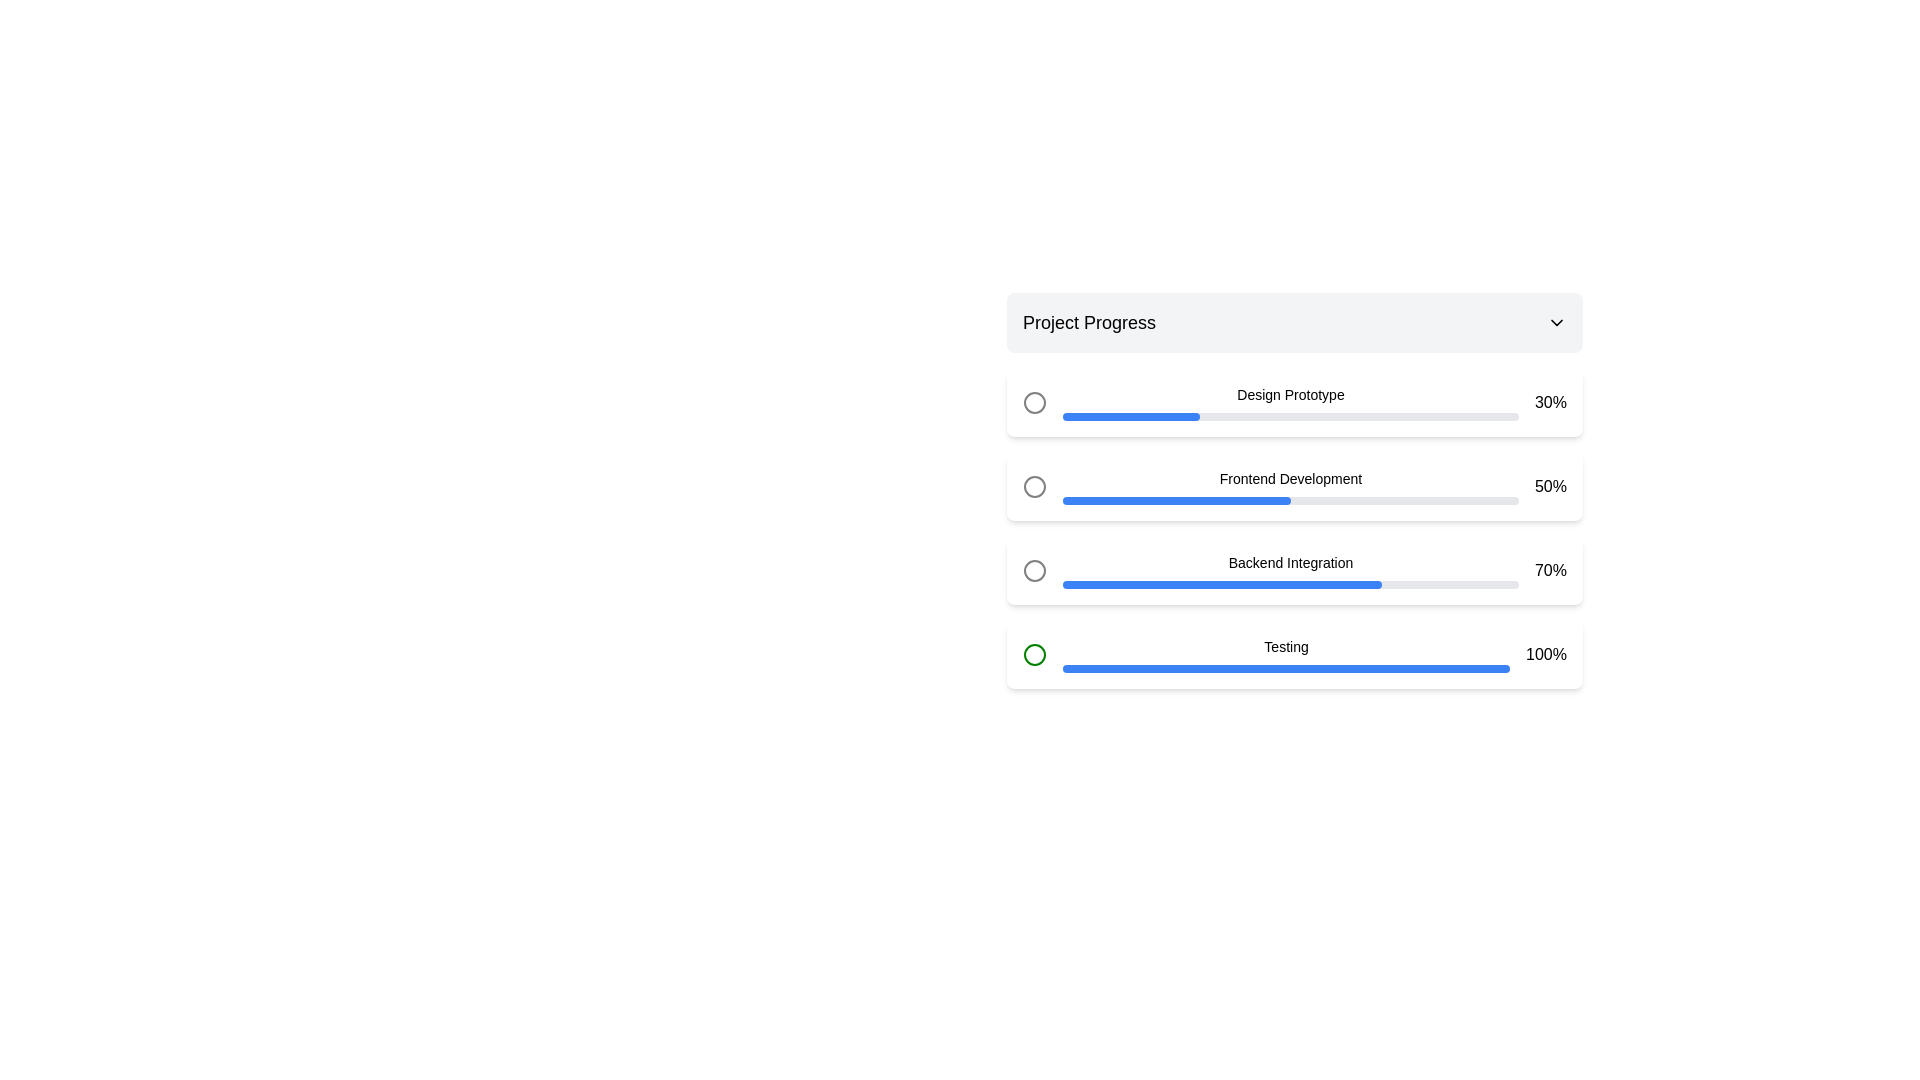  What do you see at coordinates (1291, 402) in the screenshot?
I see `the text label of the Progress tracker item for 'Design Prototype'` at bounding box center [1291, 402].